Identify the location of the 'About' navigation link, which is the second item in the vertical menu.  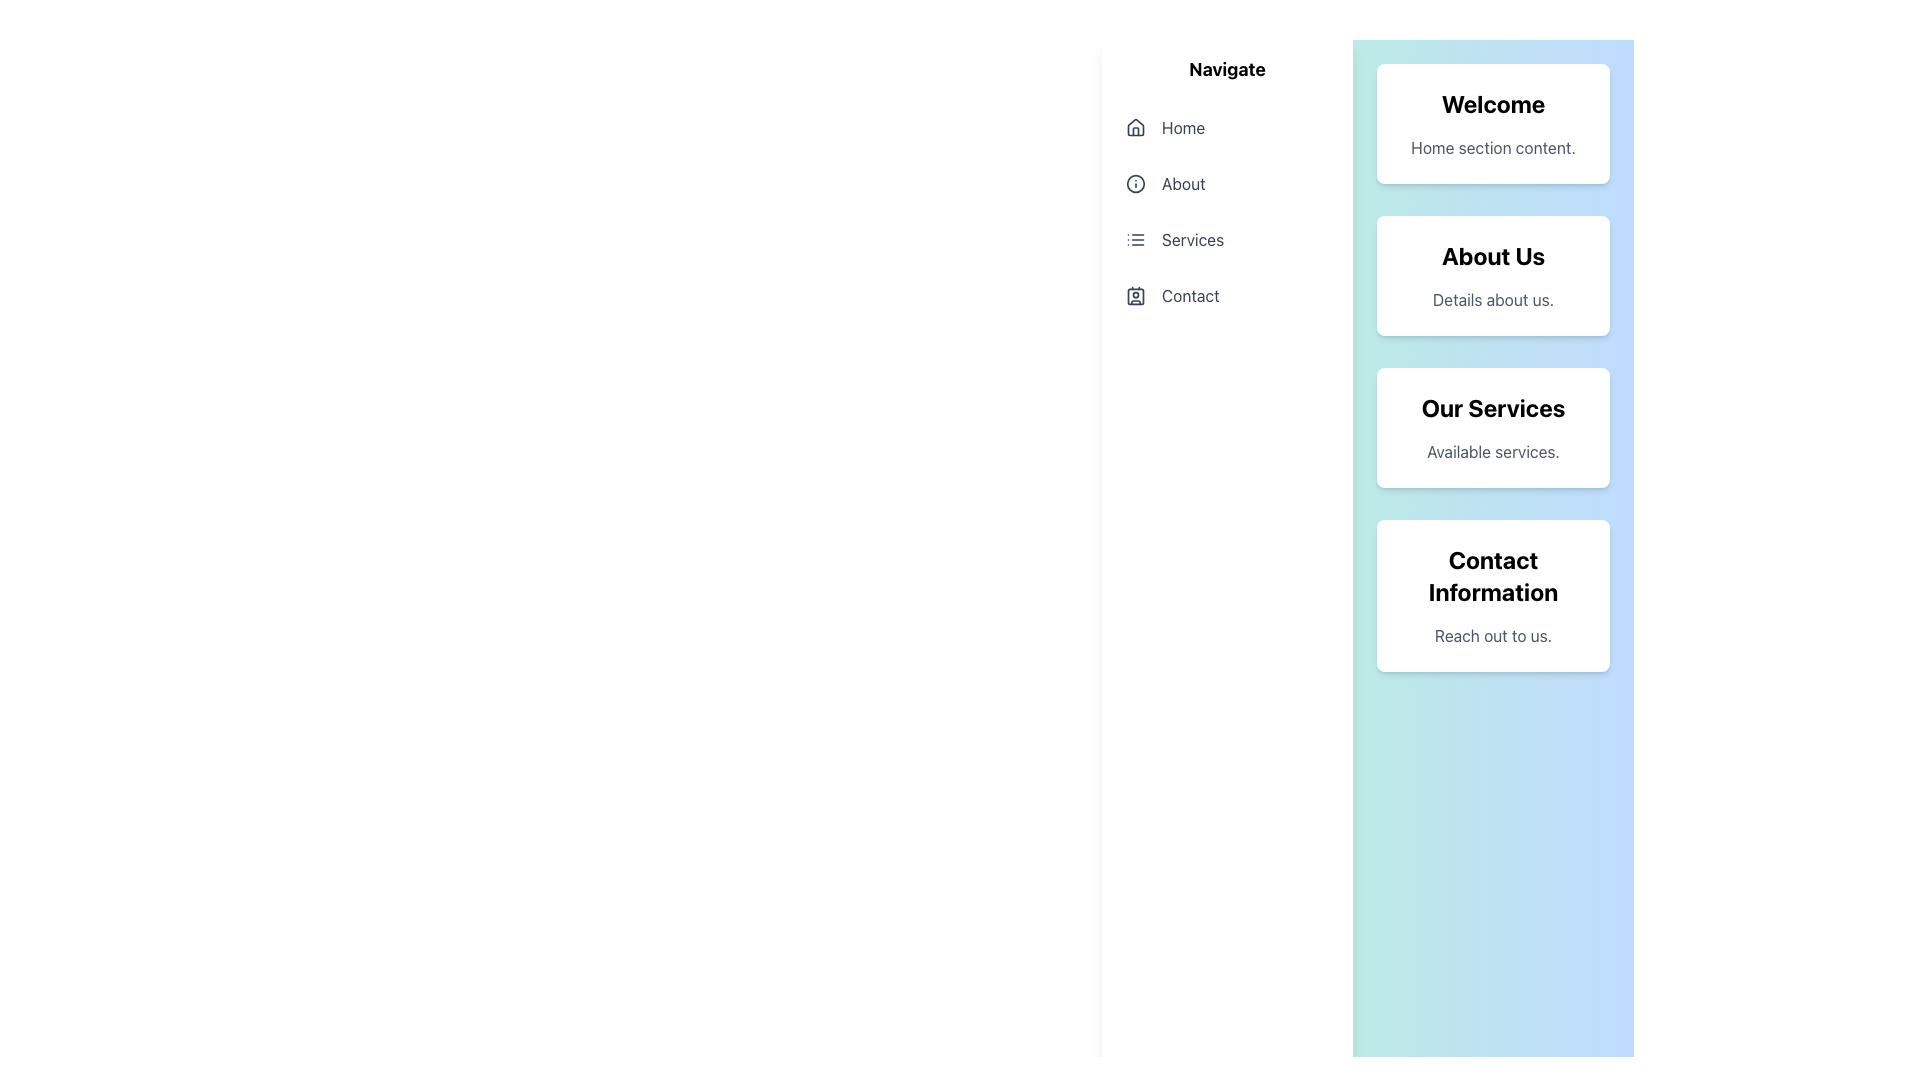
(1226, 184).